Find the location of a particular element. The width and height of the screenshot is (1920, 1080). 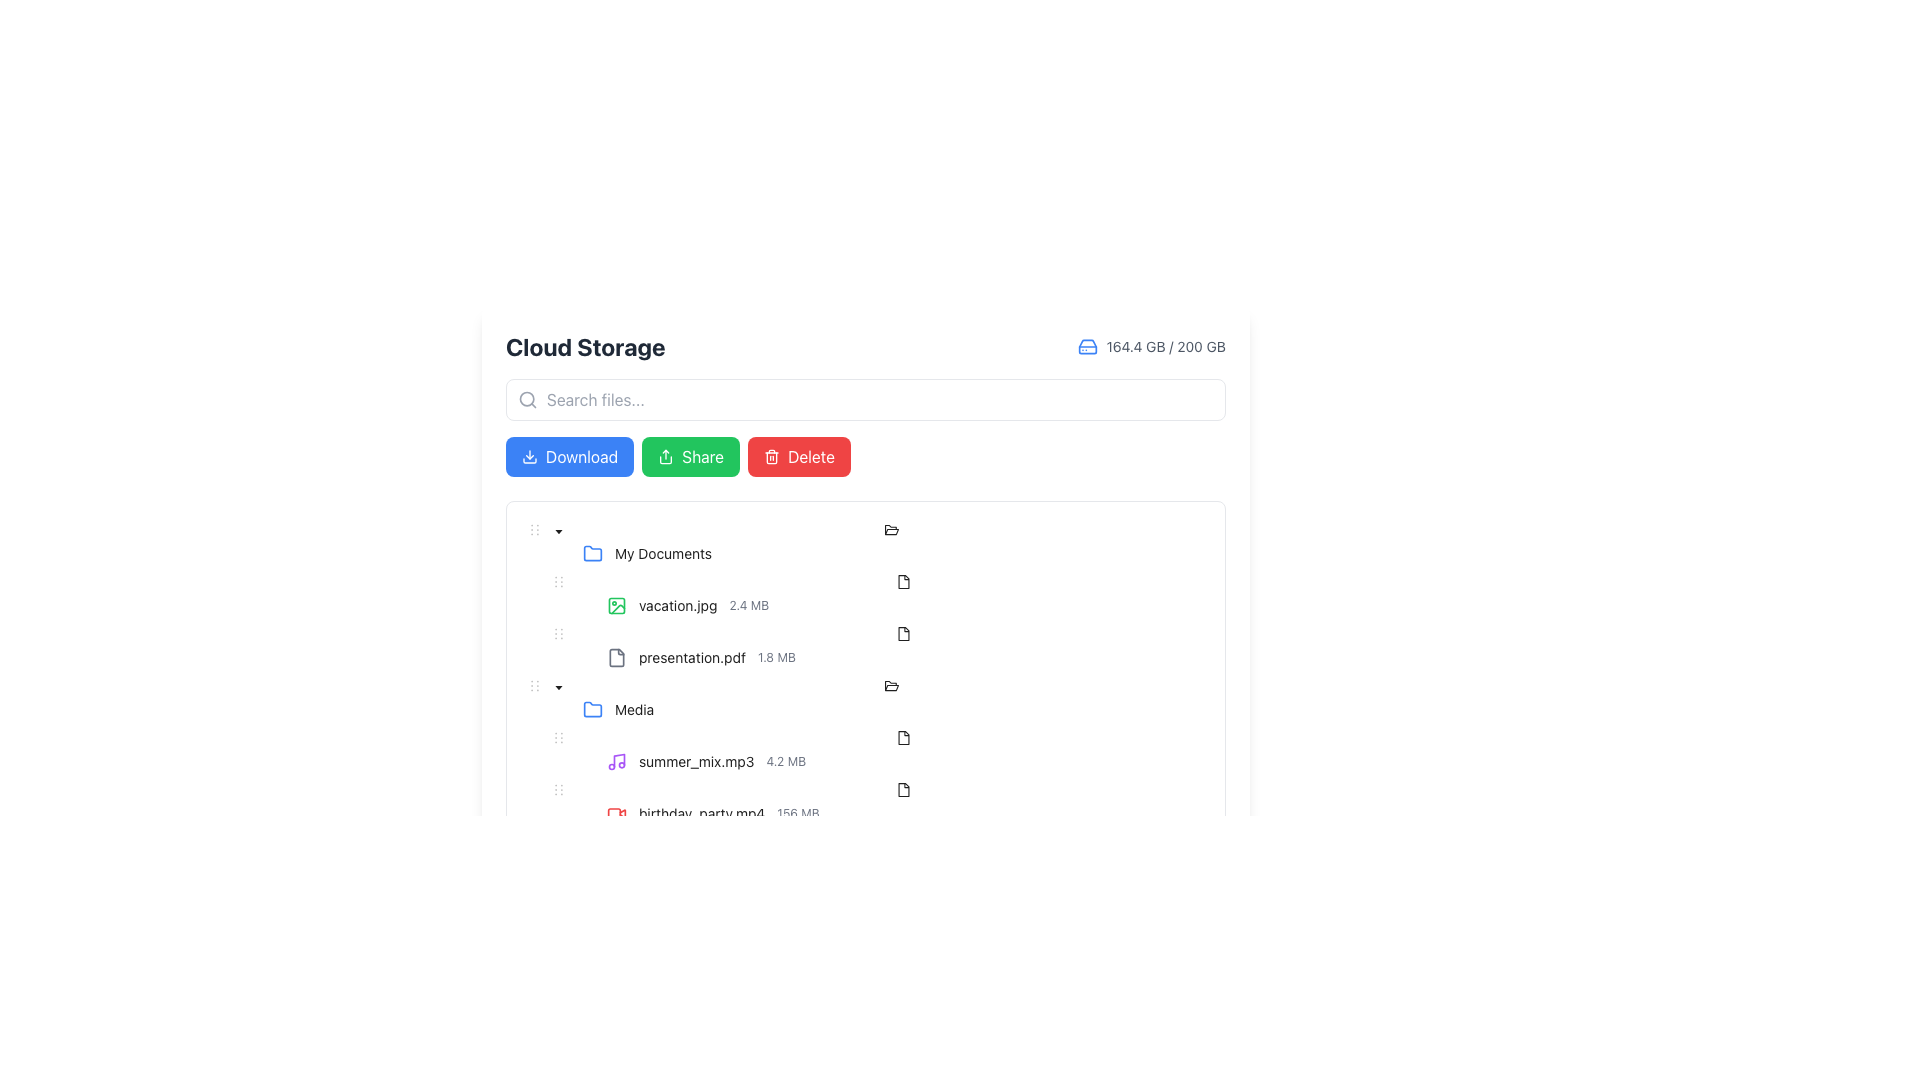

the icon representing the file 'vacation.jpg' located is located at coordinates (902, 582).